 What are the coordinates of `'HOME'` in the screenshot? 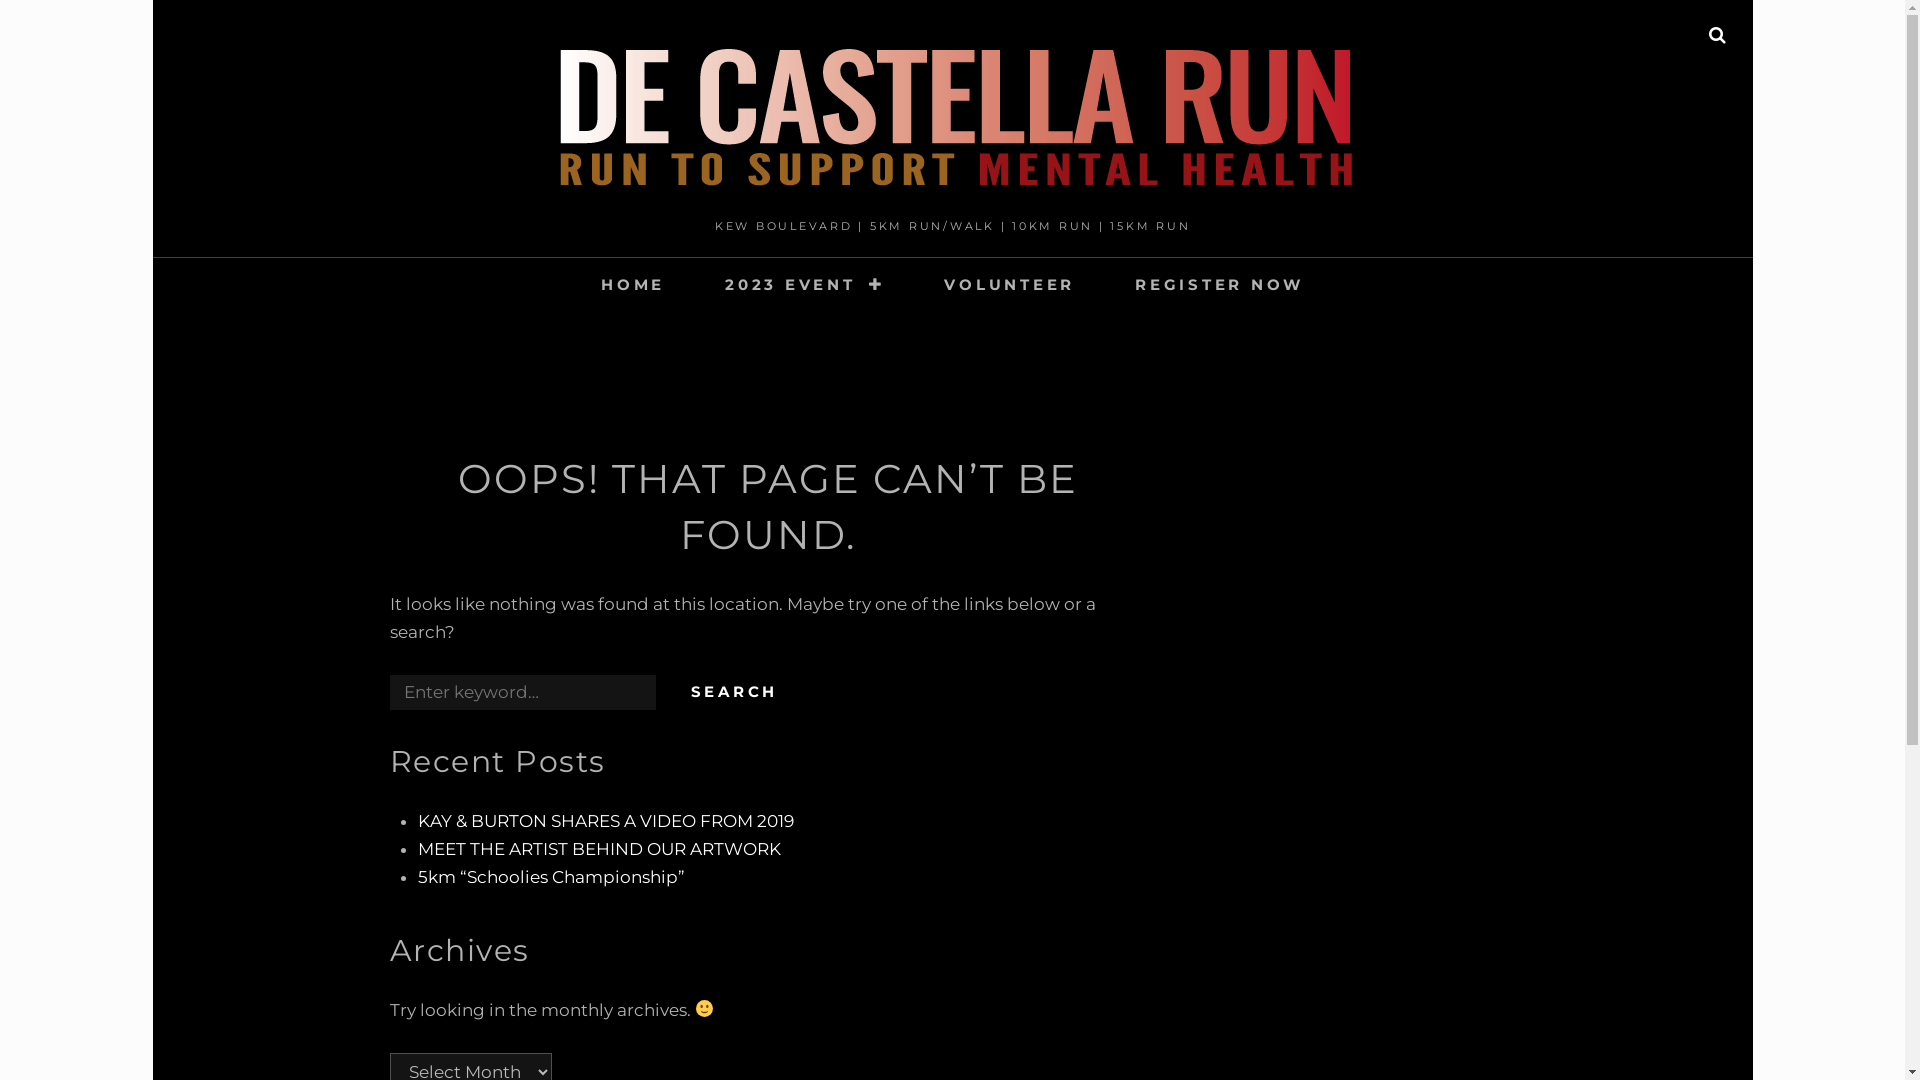 It's located at (571, 284).